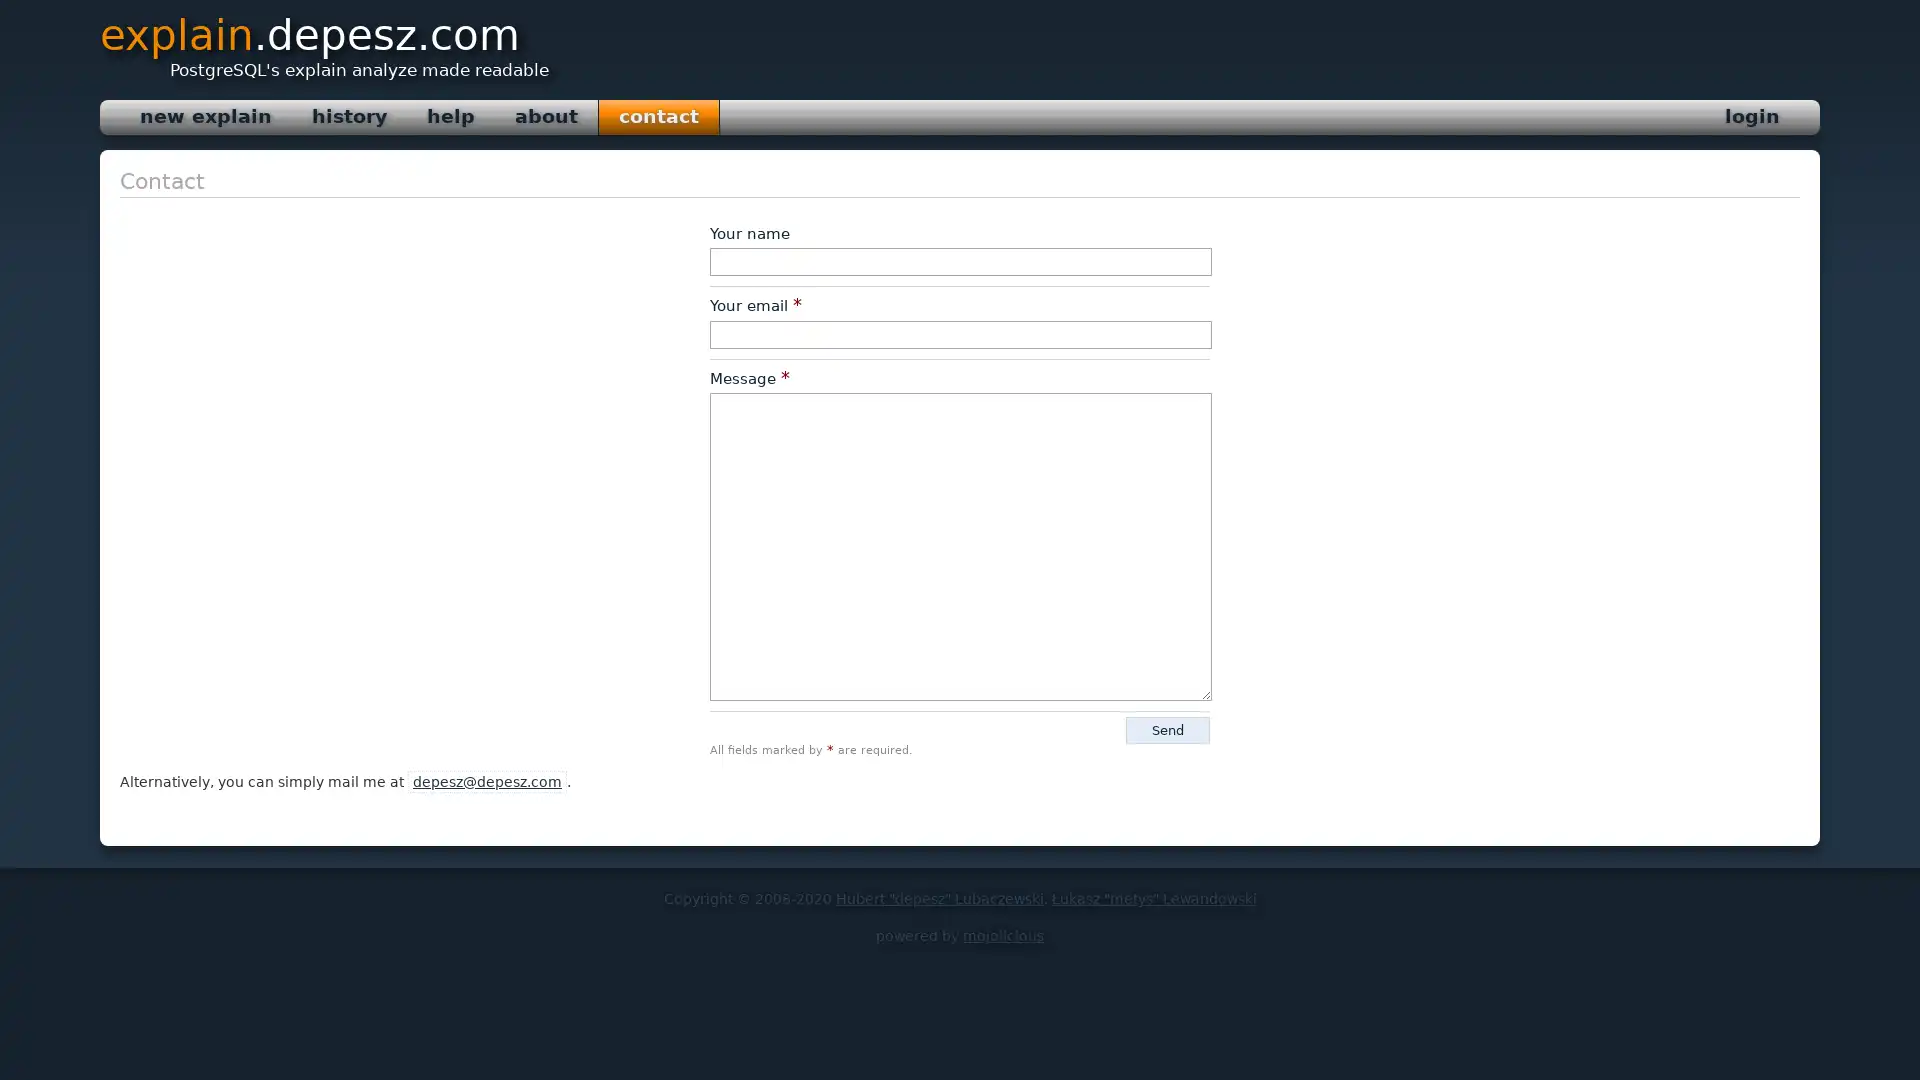  Describe the element at coordinates (1167, 730) in the screenshot. I see `Send` at that location.